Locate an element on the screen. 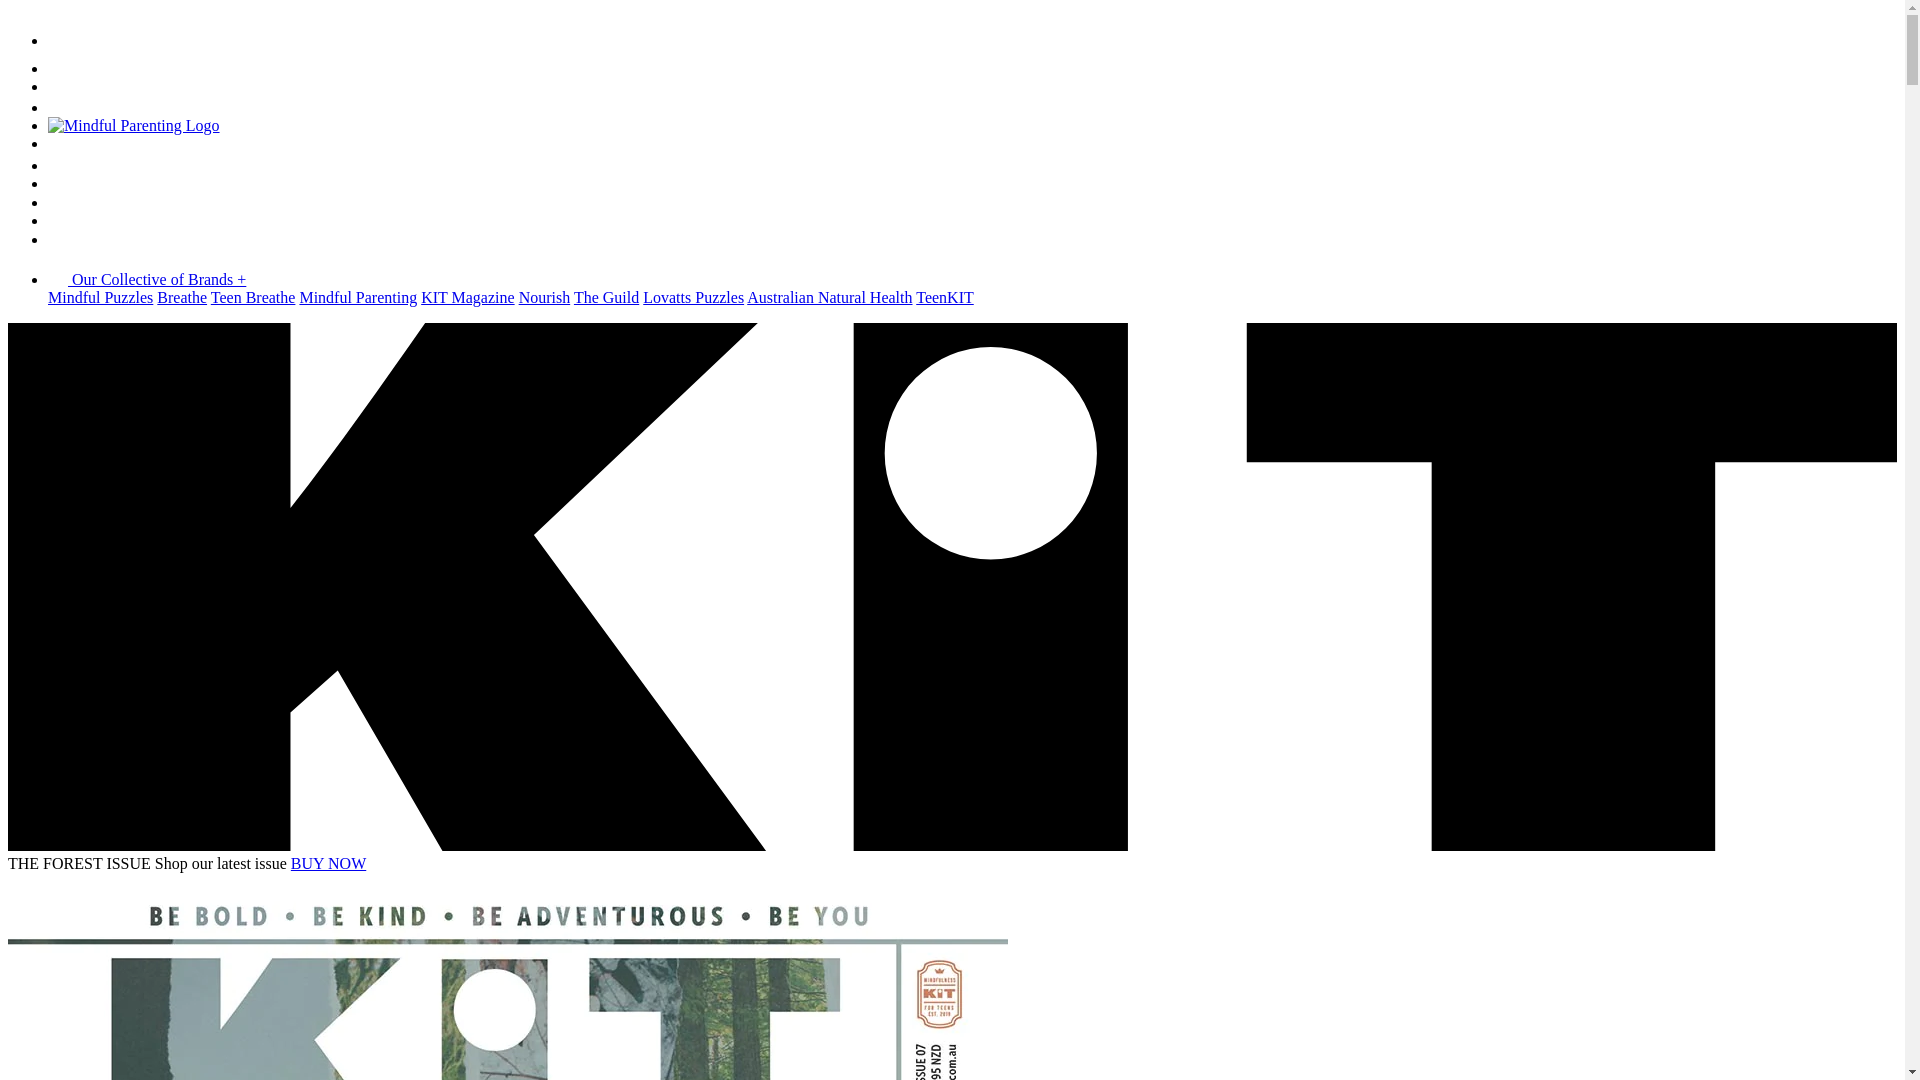 The width and height of the screenshot is (1920, 1080). 'Skip to content' is located at coordinates (6, 321).